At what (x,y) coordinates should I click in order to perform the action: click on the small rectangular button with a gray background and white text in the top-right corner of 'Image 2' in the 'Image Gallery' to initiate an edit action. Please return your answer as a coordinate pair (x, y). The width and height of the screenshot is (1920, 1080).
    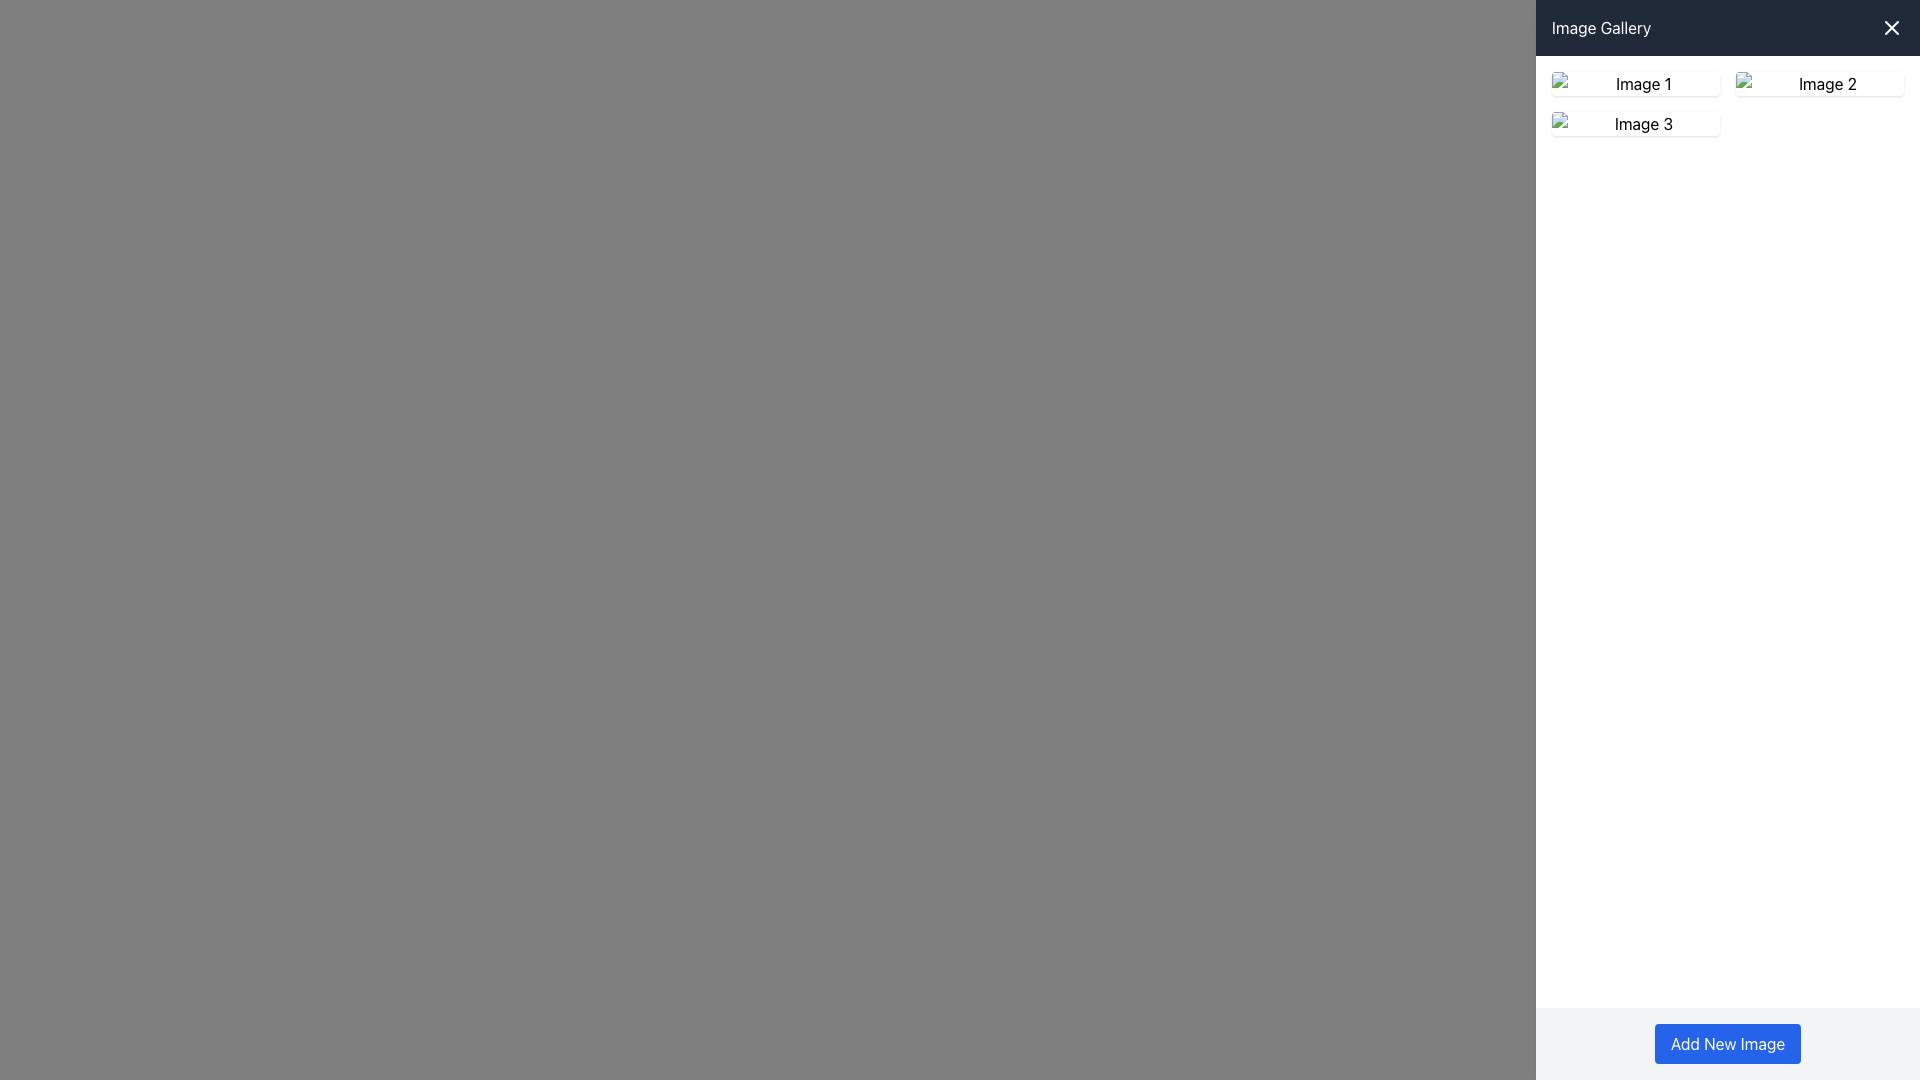
    Looking at the image, I should click on (1819, 83).